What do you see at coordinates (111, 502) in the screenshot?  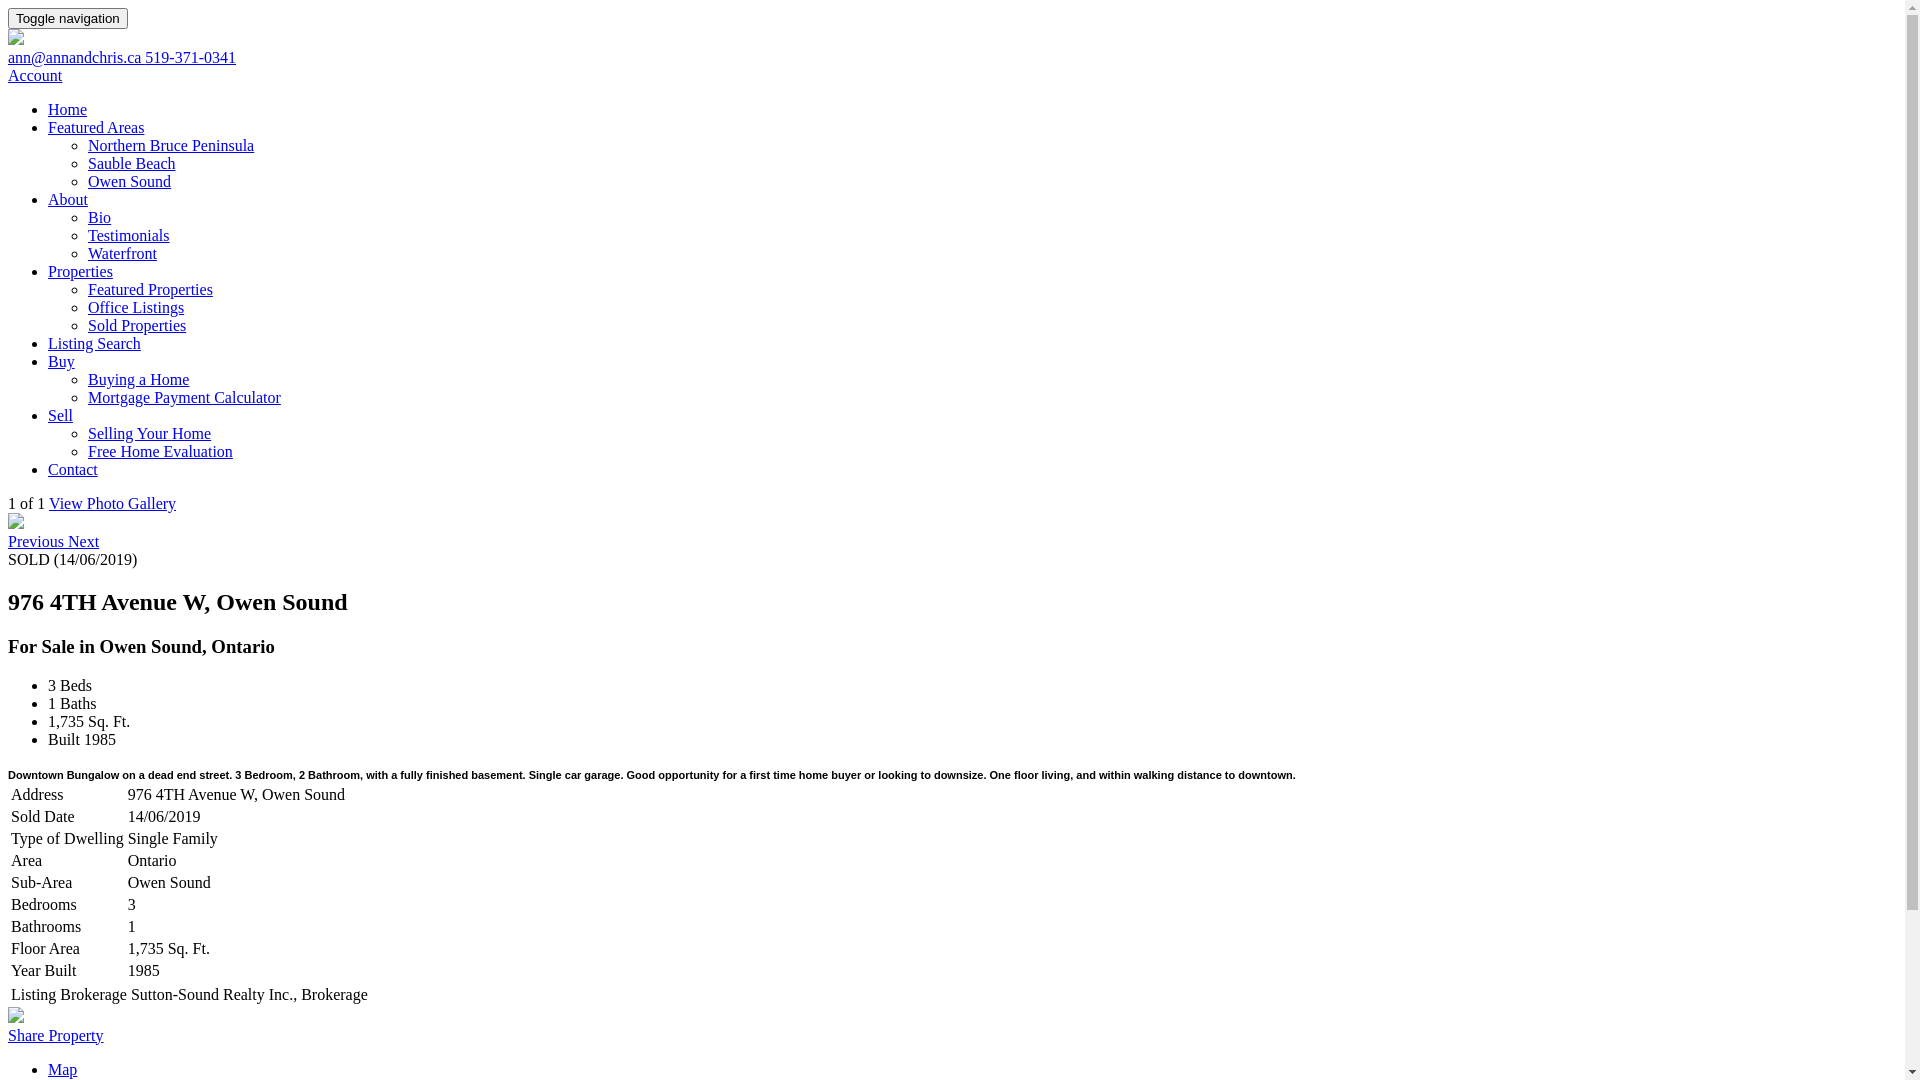 I see `'View Photo Gallery'` at bounding box center [111, 502].